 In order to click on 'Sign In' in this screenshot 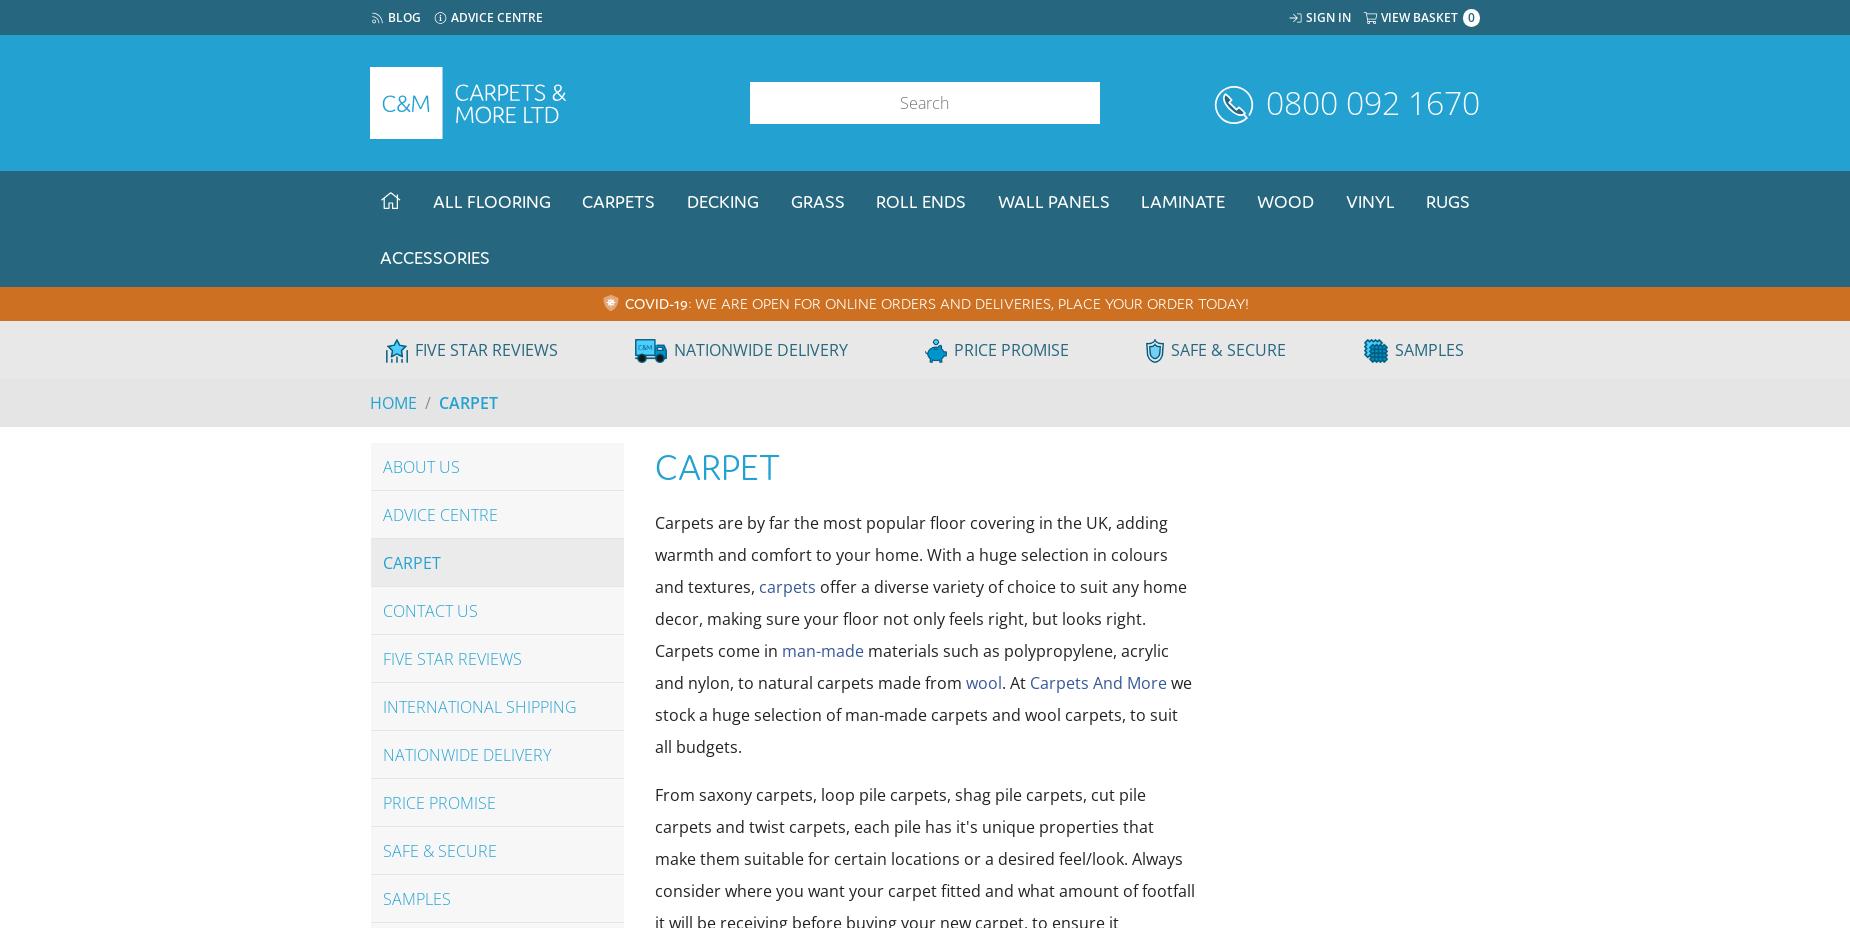, I will do `click(1326, 16)`.